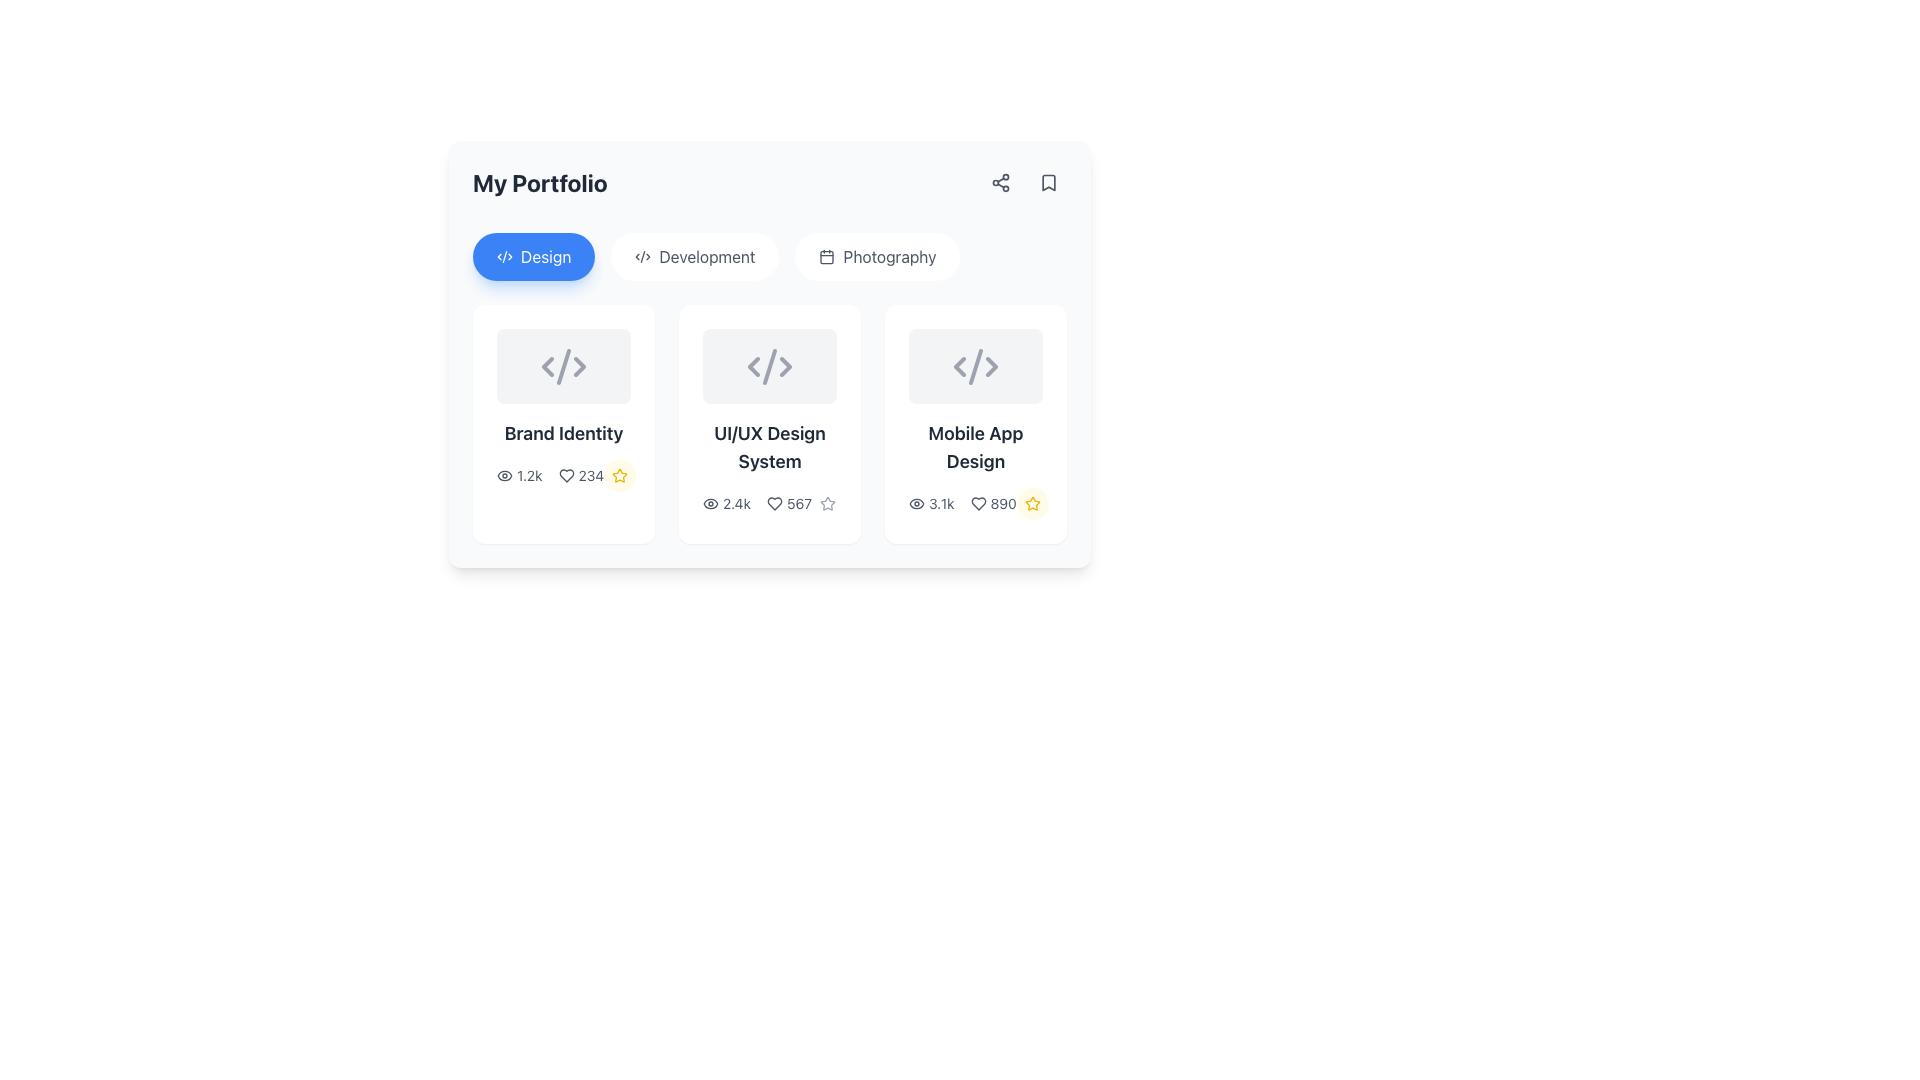 Image resolution: width=1920 pixels, height=1080 pixels. What do you see at coordinates (930, 503) in the screenshot?
I see `the icon displaying '3.1k' views in the first item of the horizontally aligned row within the third card of the portfolio section labeled 'Mobile App Design'` at bounding box center [930, 503].